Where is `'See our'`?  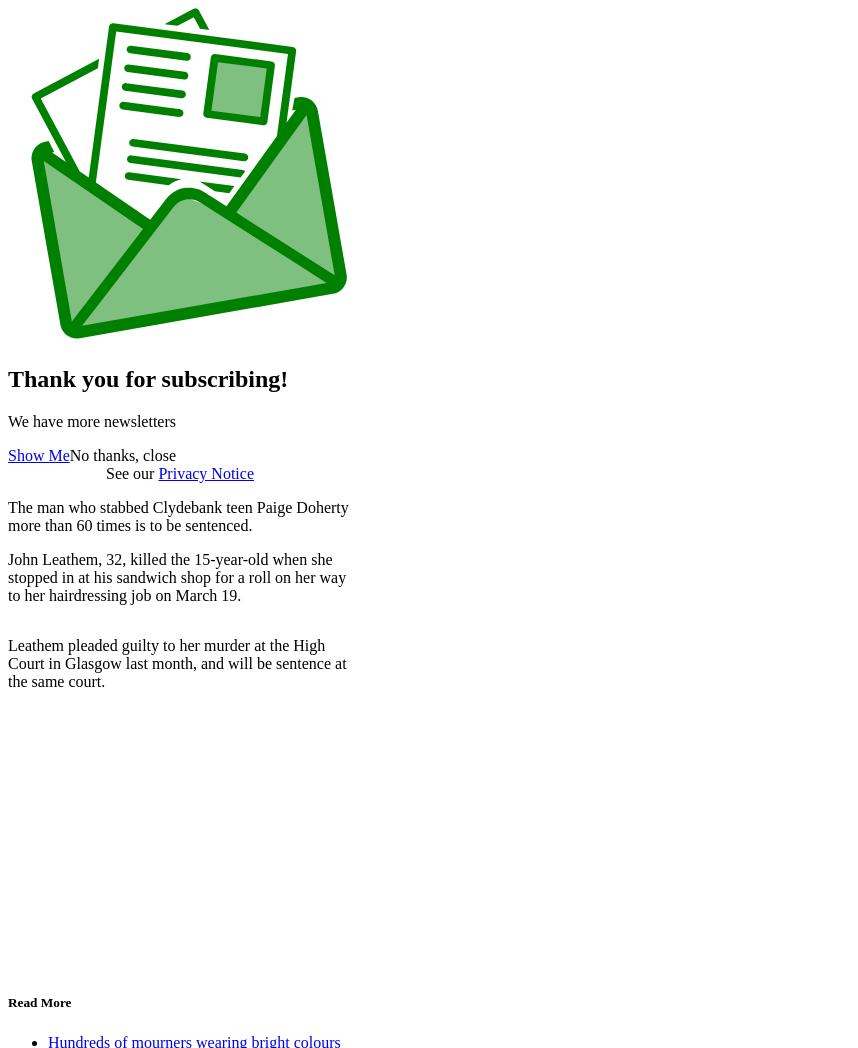 'See our' is located at coordinates (105, 472).